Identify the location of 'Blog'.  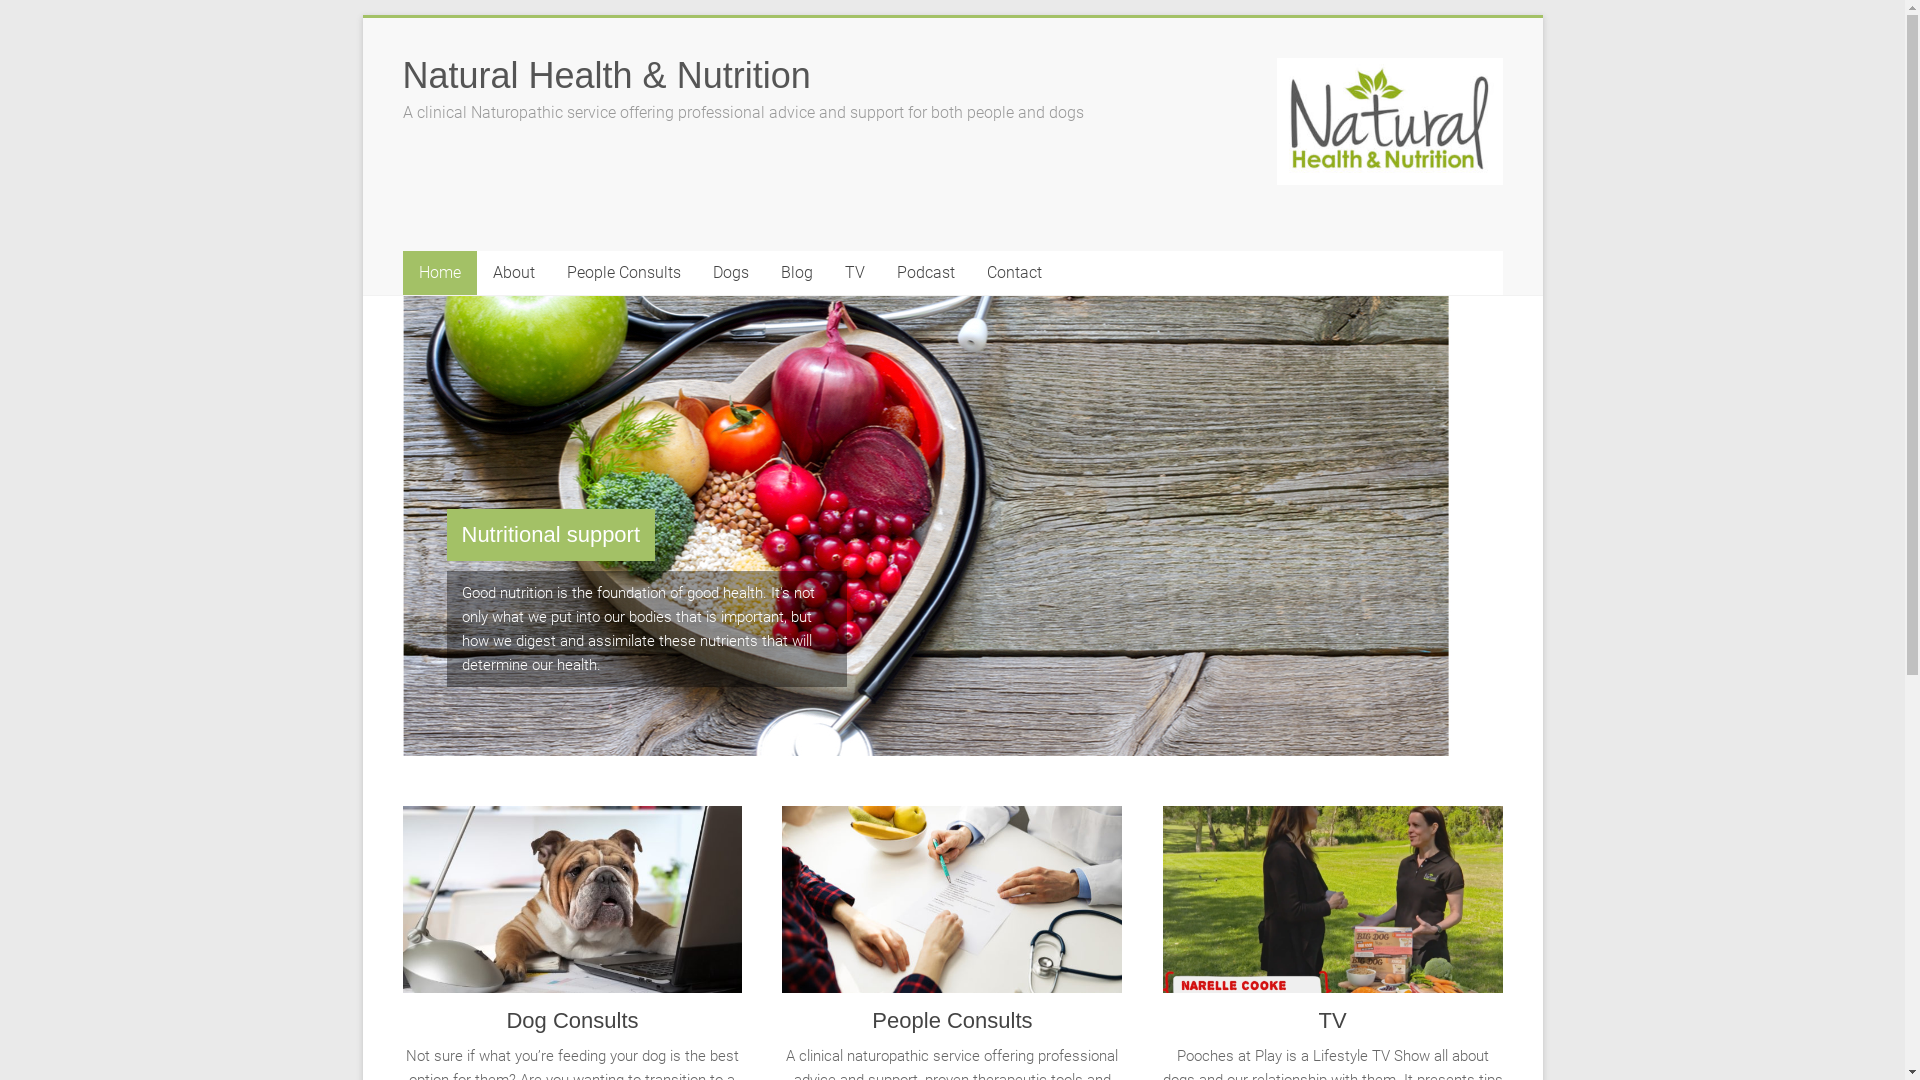
(795, 273).